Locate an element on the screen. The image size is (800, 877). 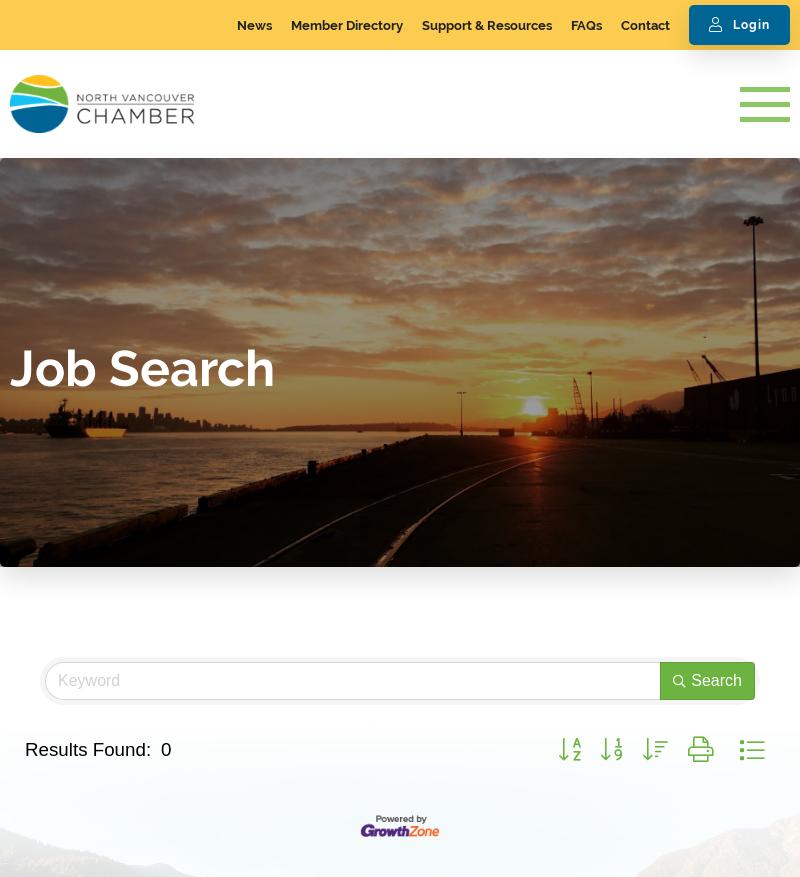
'Contact' is located at coordinates (620, 24).